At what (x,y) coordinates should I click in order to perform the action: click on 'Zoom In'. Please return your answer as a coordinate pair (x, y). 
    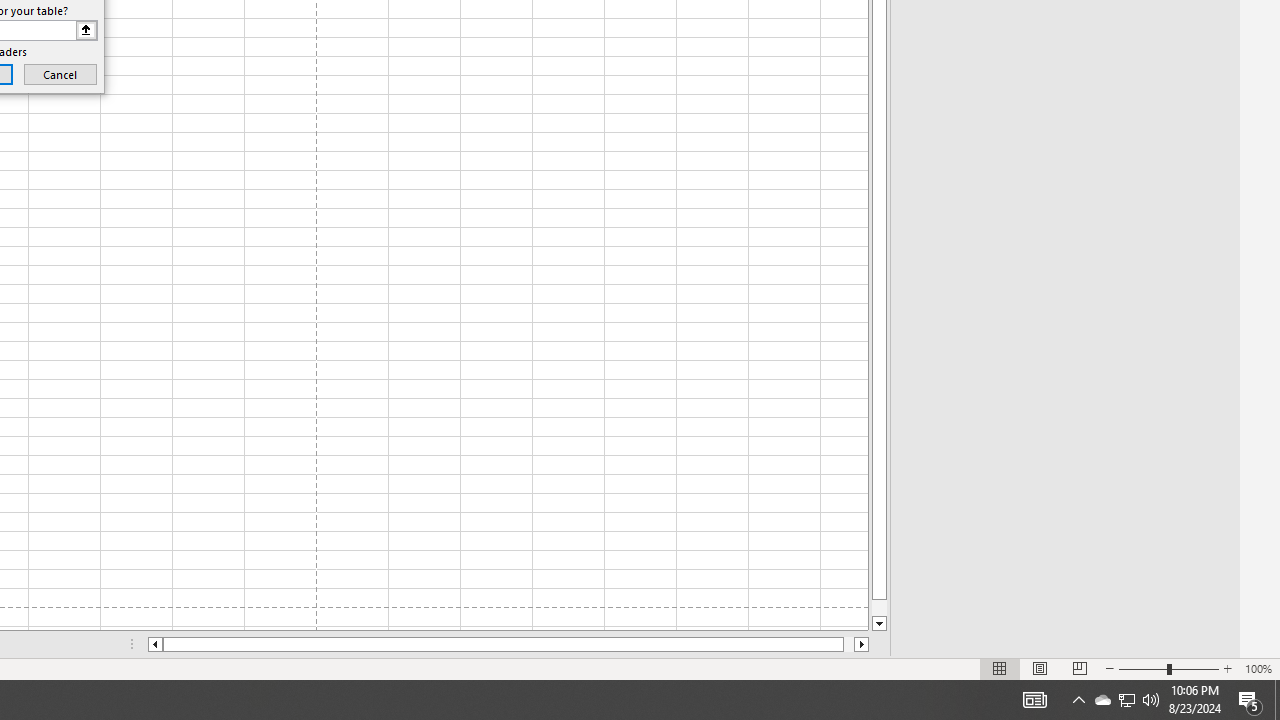
    Looking at the image, I should click on (1226, 669).